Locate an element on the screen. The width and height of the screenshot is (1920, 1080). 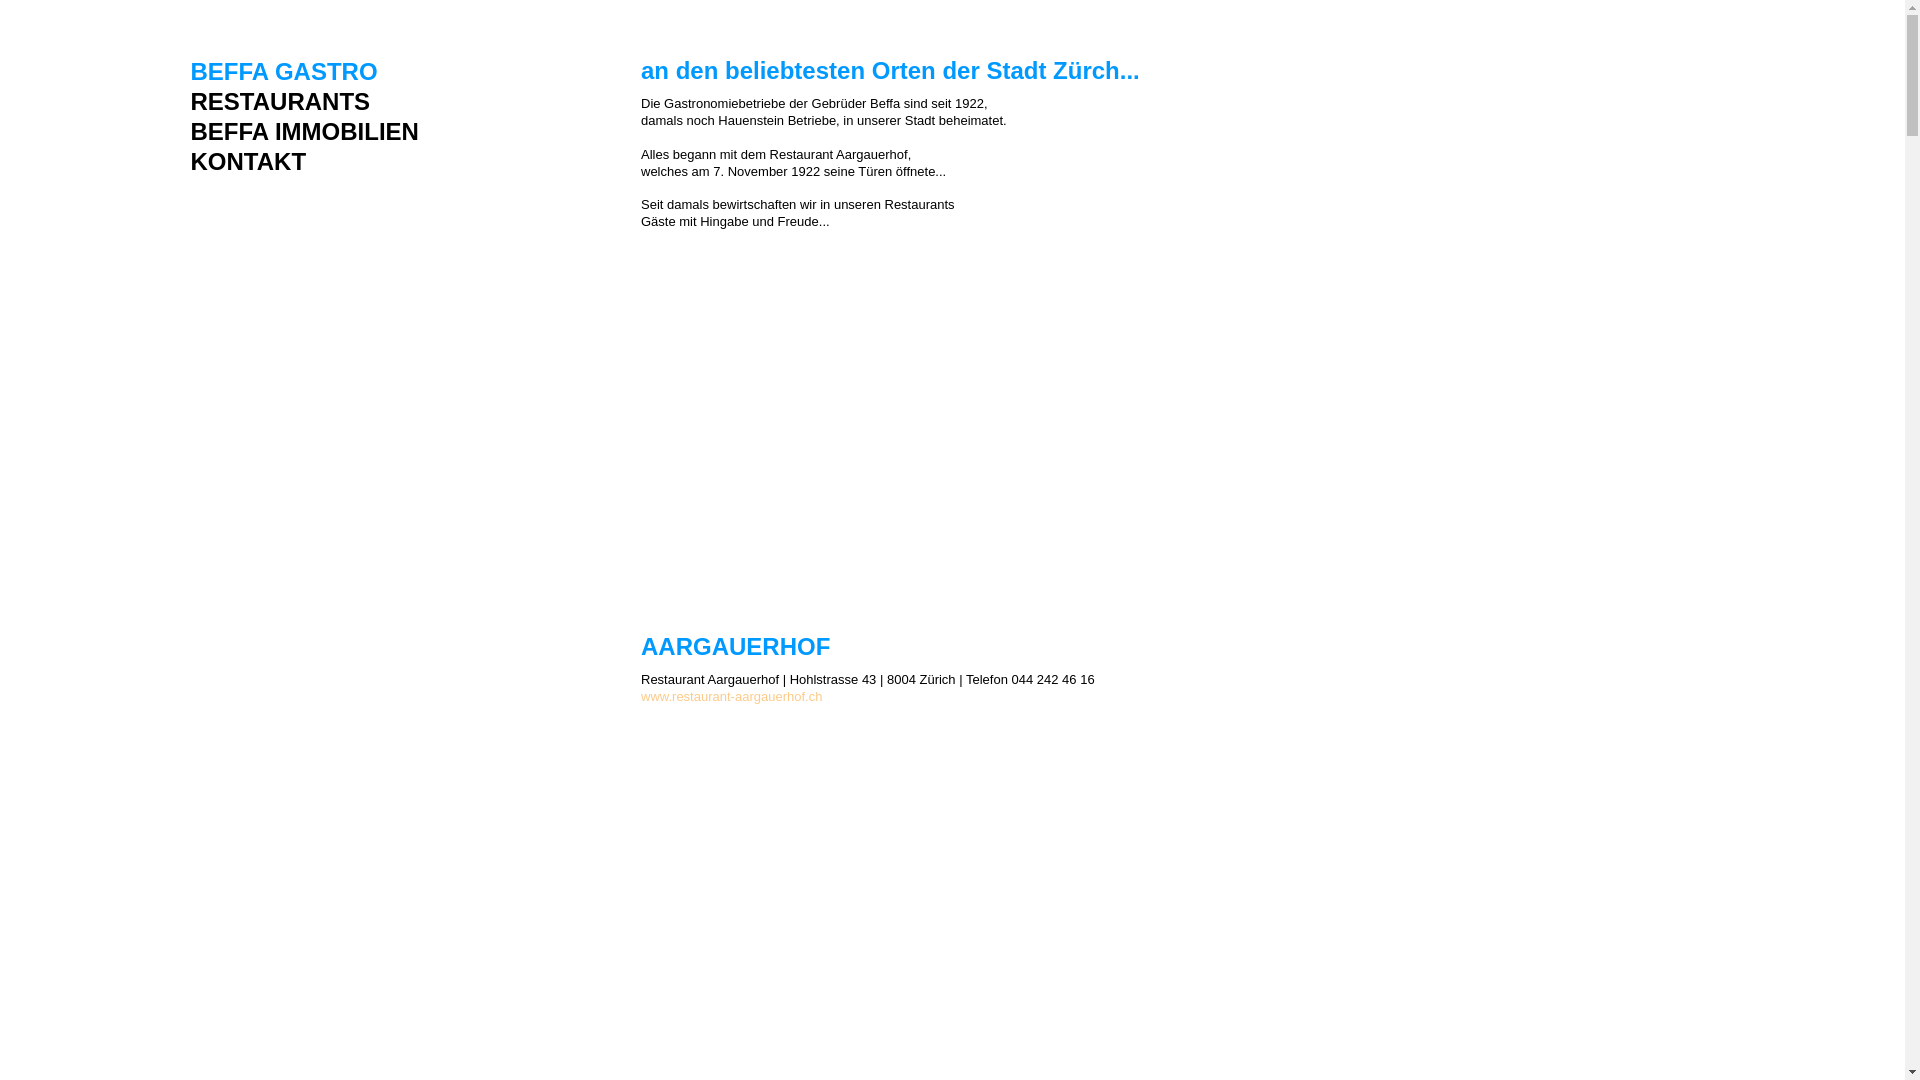
'BEFFA IMMOBILIEN' is located at coordinates (302, 132).